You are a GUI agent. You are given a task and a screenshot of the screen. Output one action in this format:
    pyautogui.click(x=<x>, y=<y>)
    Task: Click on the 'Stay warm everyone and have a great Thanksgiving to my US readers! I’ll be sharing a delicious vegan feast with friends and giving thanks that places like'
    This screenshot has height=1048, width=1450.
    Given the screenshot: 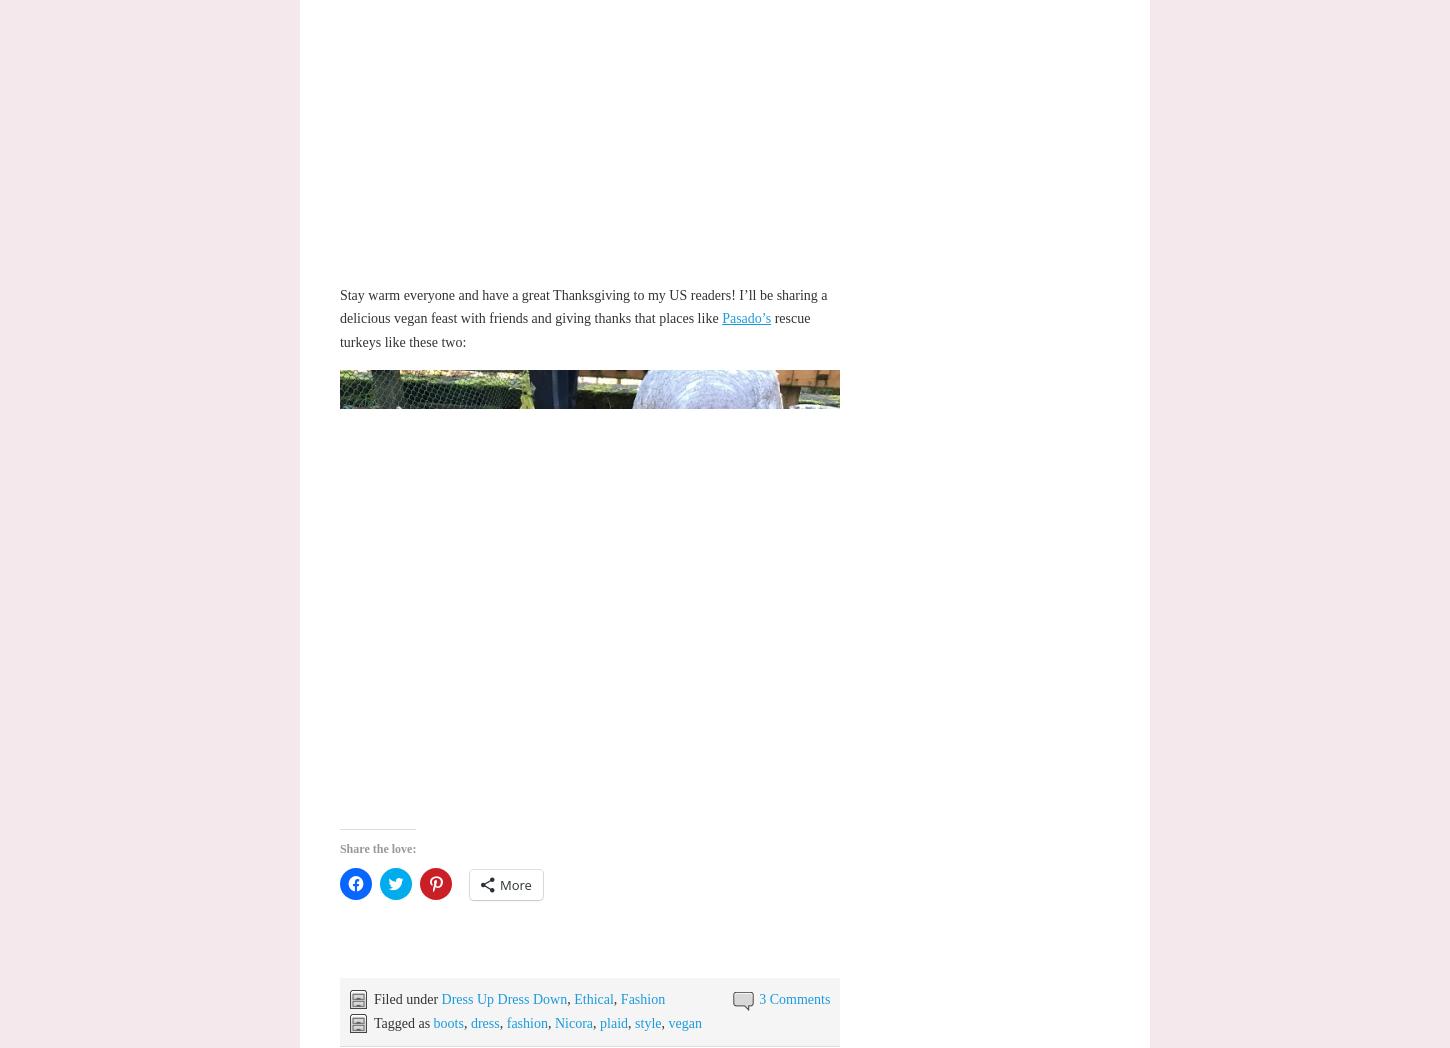 What is the action you would take?
    pyautogui.click(x=339, y=305)
    